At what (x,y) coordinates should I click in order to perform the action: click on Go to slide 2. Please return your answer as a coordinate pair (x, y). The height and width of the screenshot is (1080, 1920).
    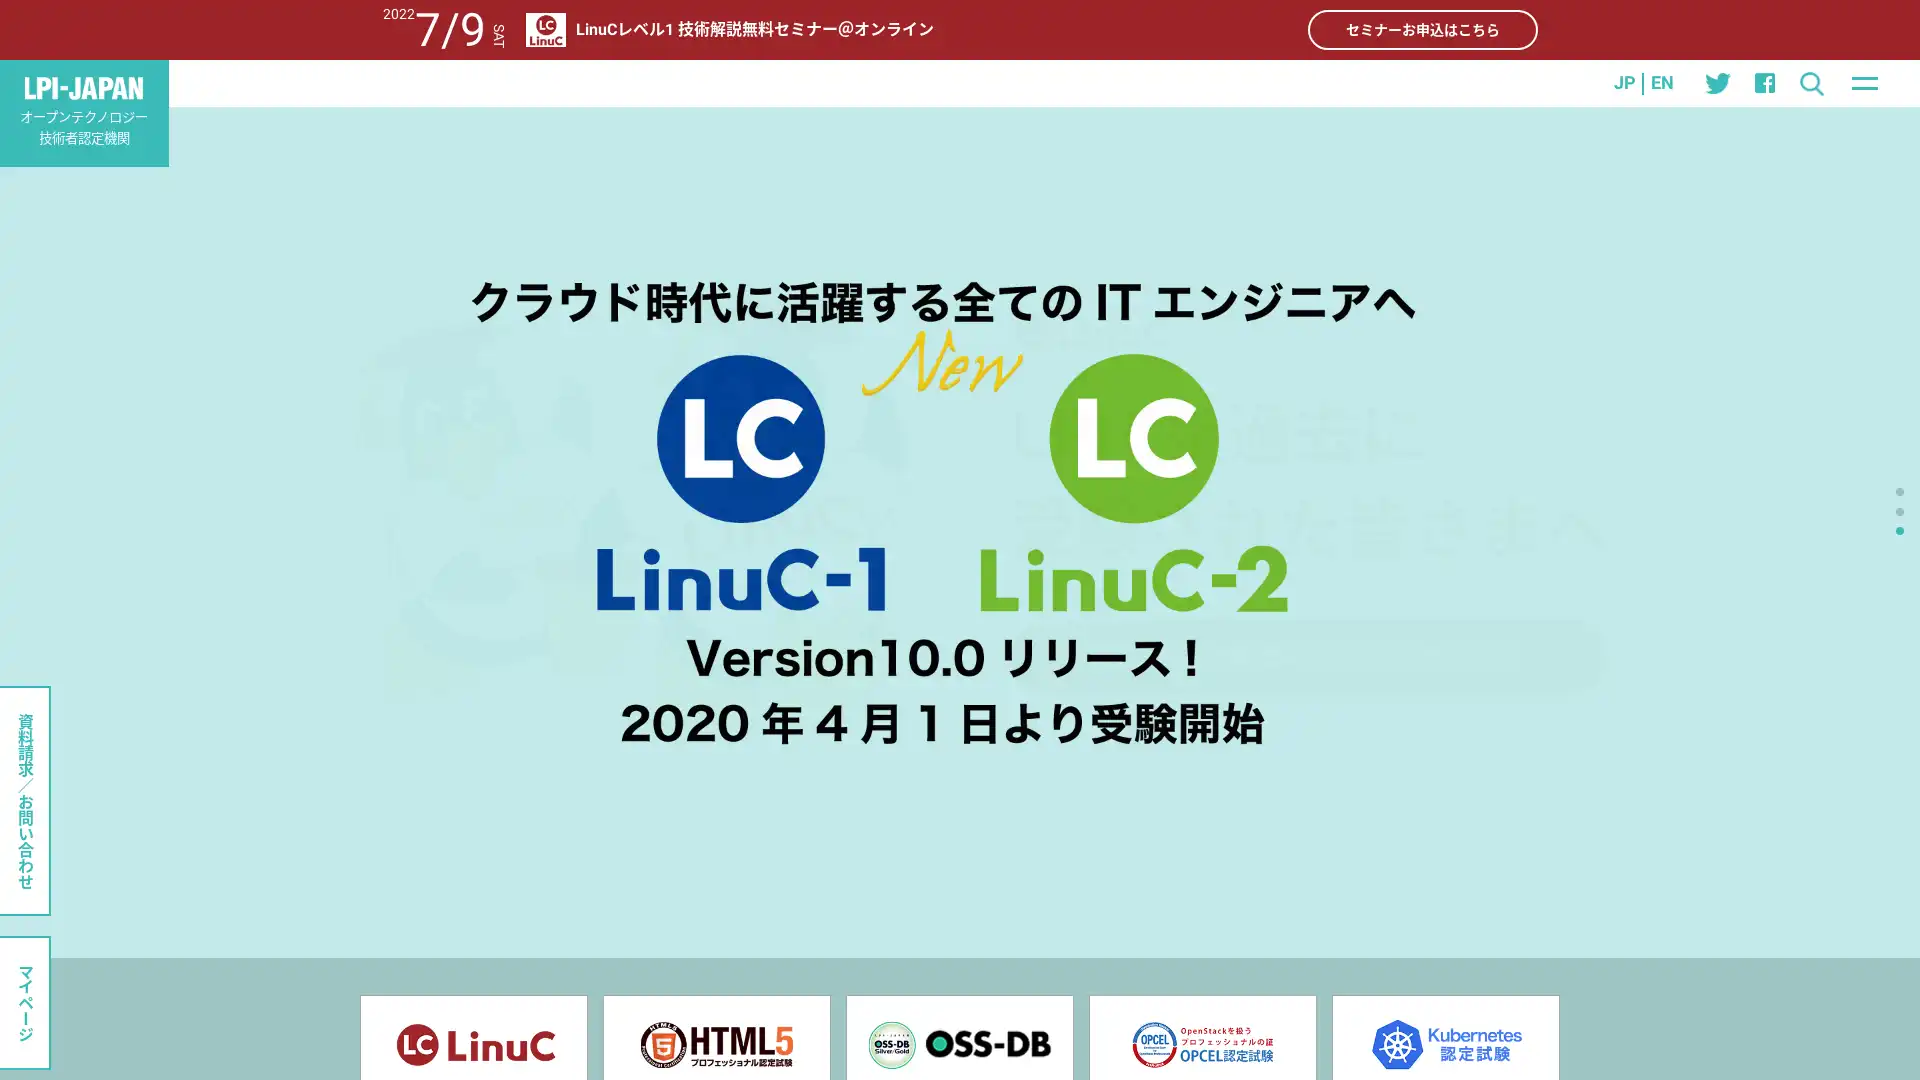
    Looking at the image, I should click on (1899, 509).